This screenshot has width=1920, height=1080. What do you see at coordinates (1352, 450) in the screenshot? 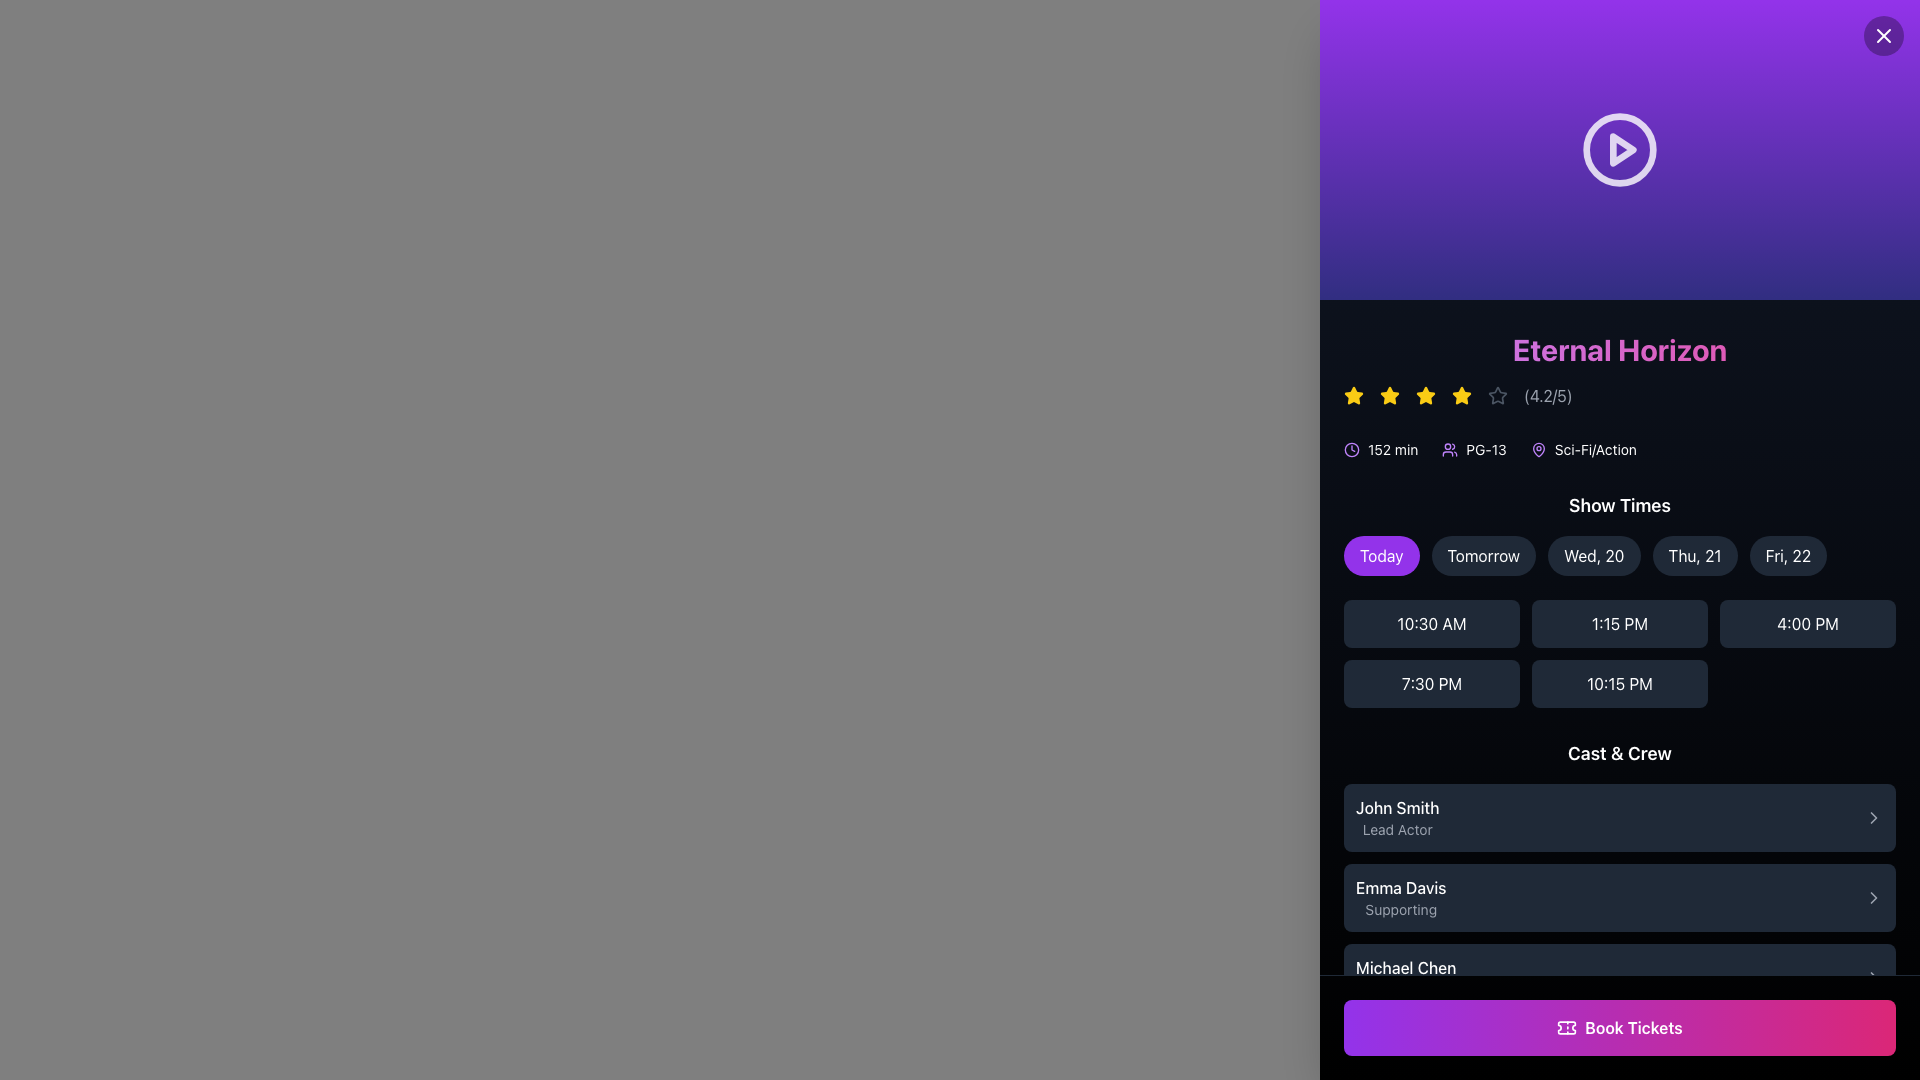
I see `the time duration icon located near the top of the right panel, positioned to the left of the text '152 min'` at bounding box center [1352, 450].